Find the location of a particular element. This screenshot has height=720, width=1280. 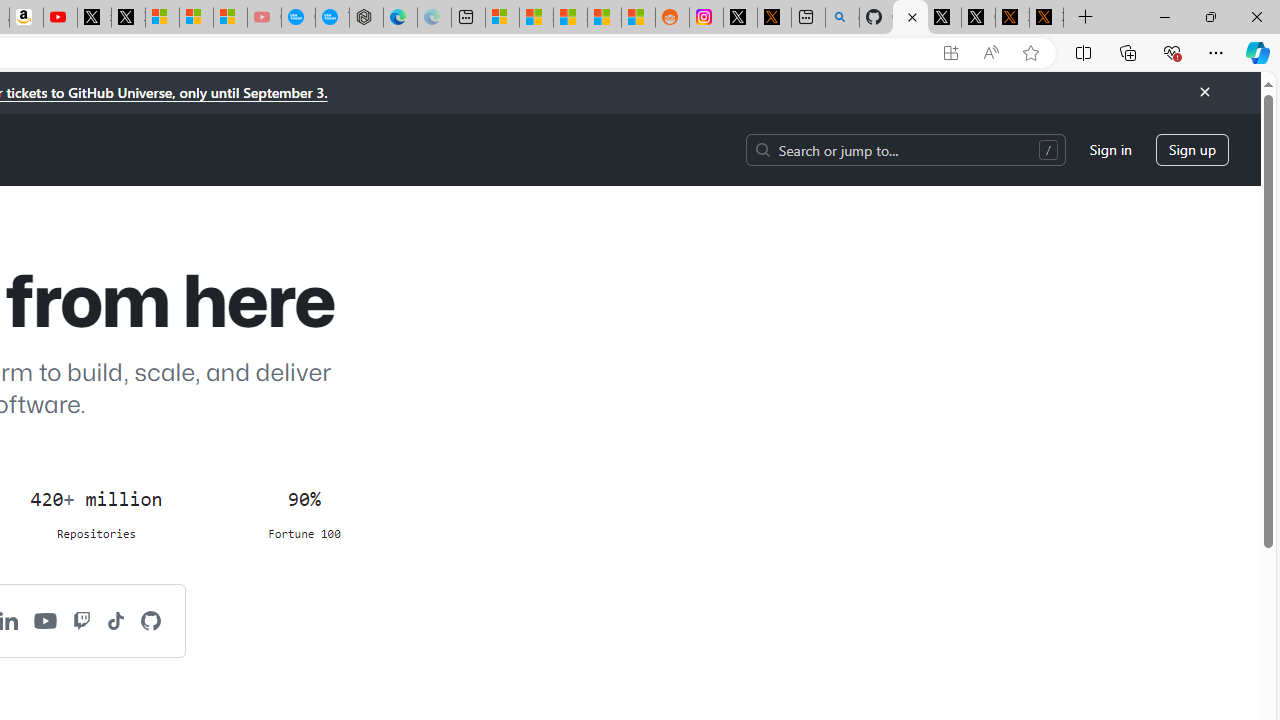

'GitHub on Twitch' is located at coordinates (81, 619).